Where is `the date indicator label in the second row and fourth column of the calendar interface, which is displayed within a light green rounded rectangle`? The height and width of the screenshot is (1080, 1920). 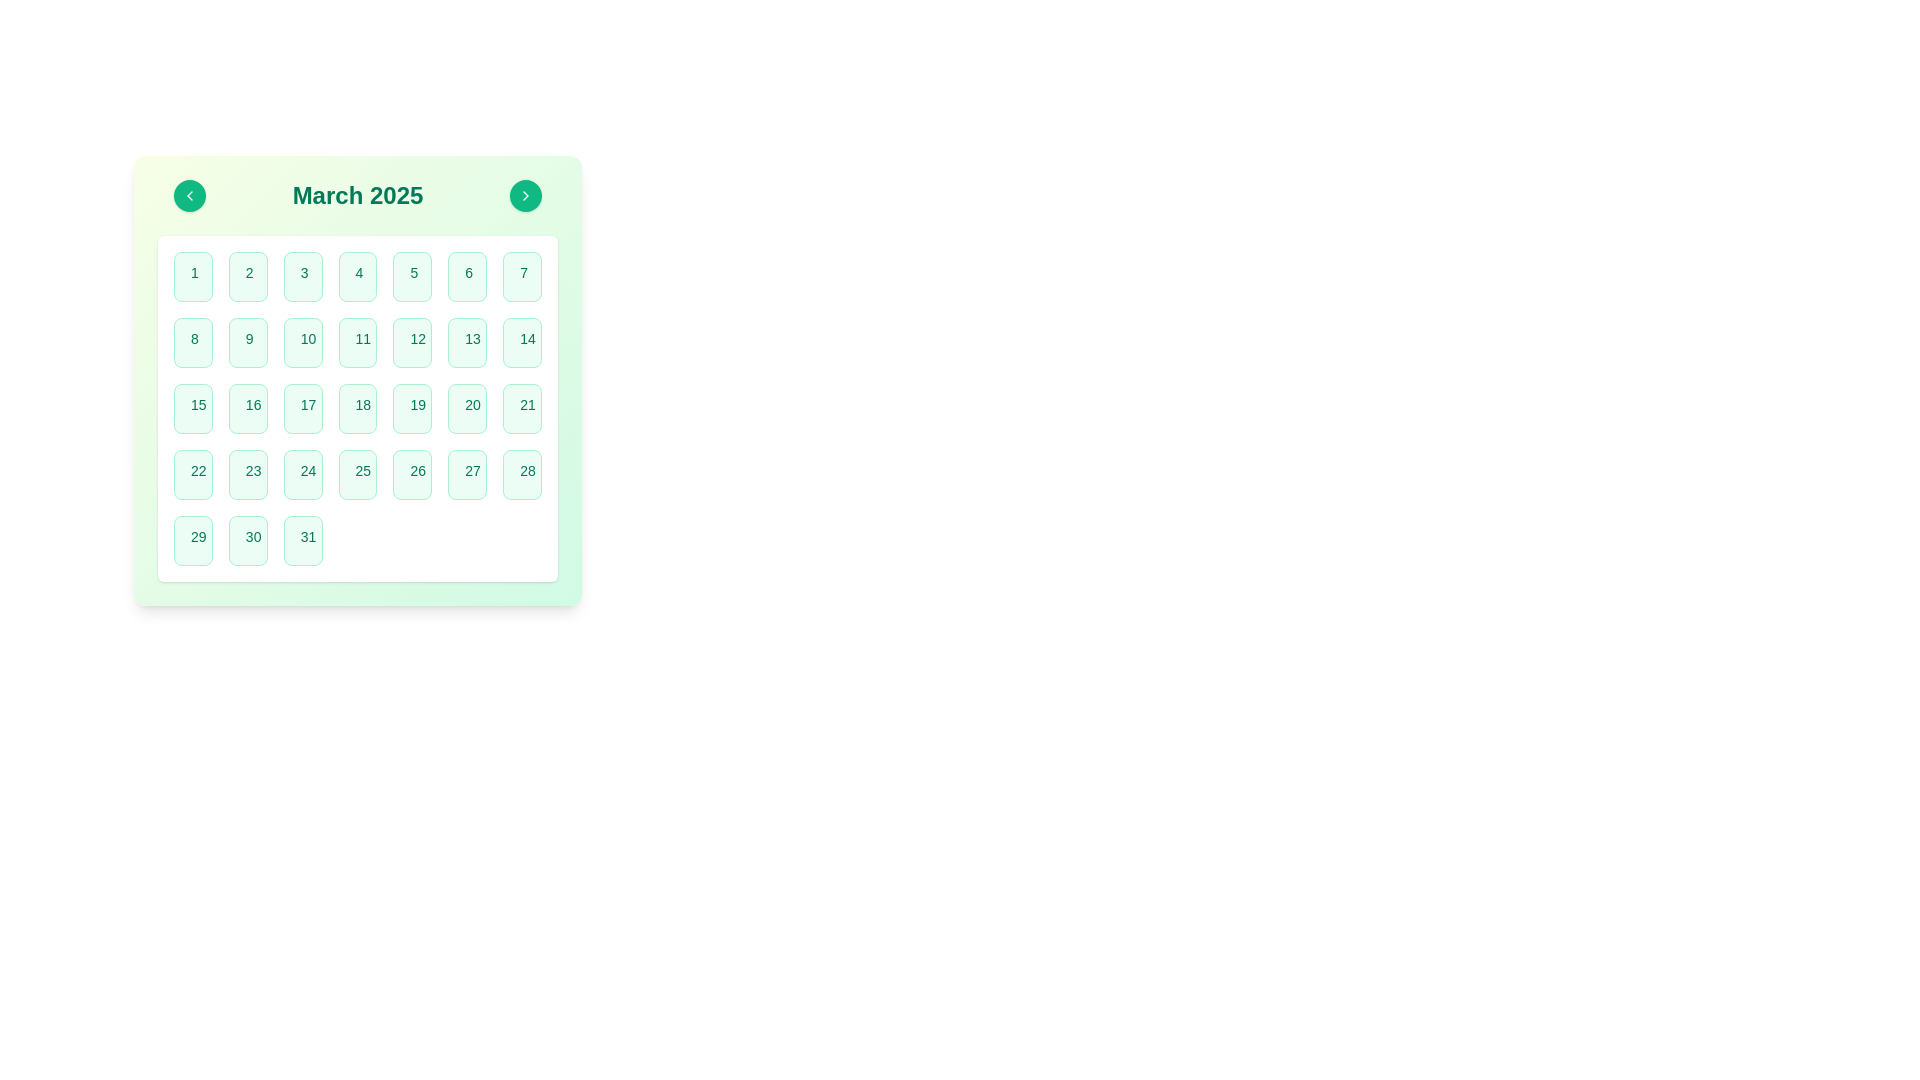 the date indicator label in the second row and fourth column of the calendar interface, which is displayed within a light green rounded rectangle is located at coordinates (417, 338).